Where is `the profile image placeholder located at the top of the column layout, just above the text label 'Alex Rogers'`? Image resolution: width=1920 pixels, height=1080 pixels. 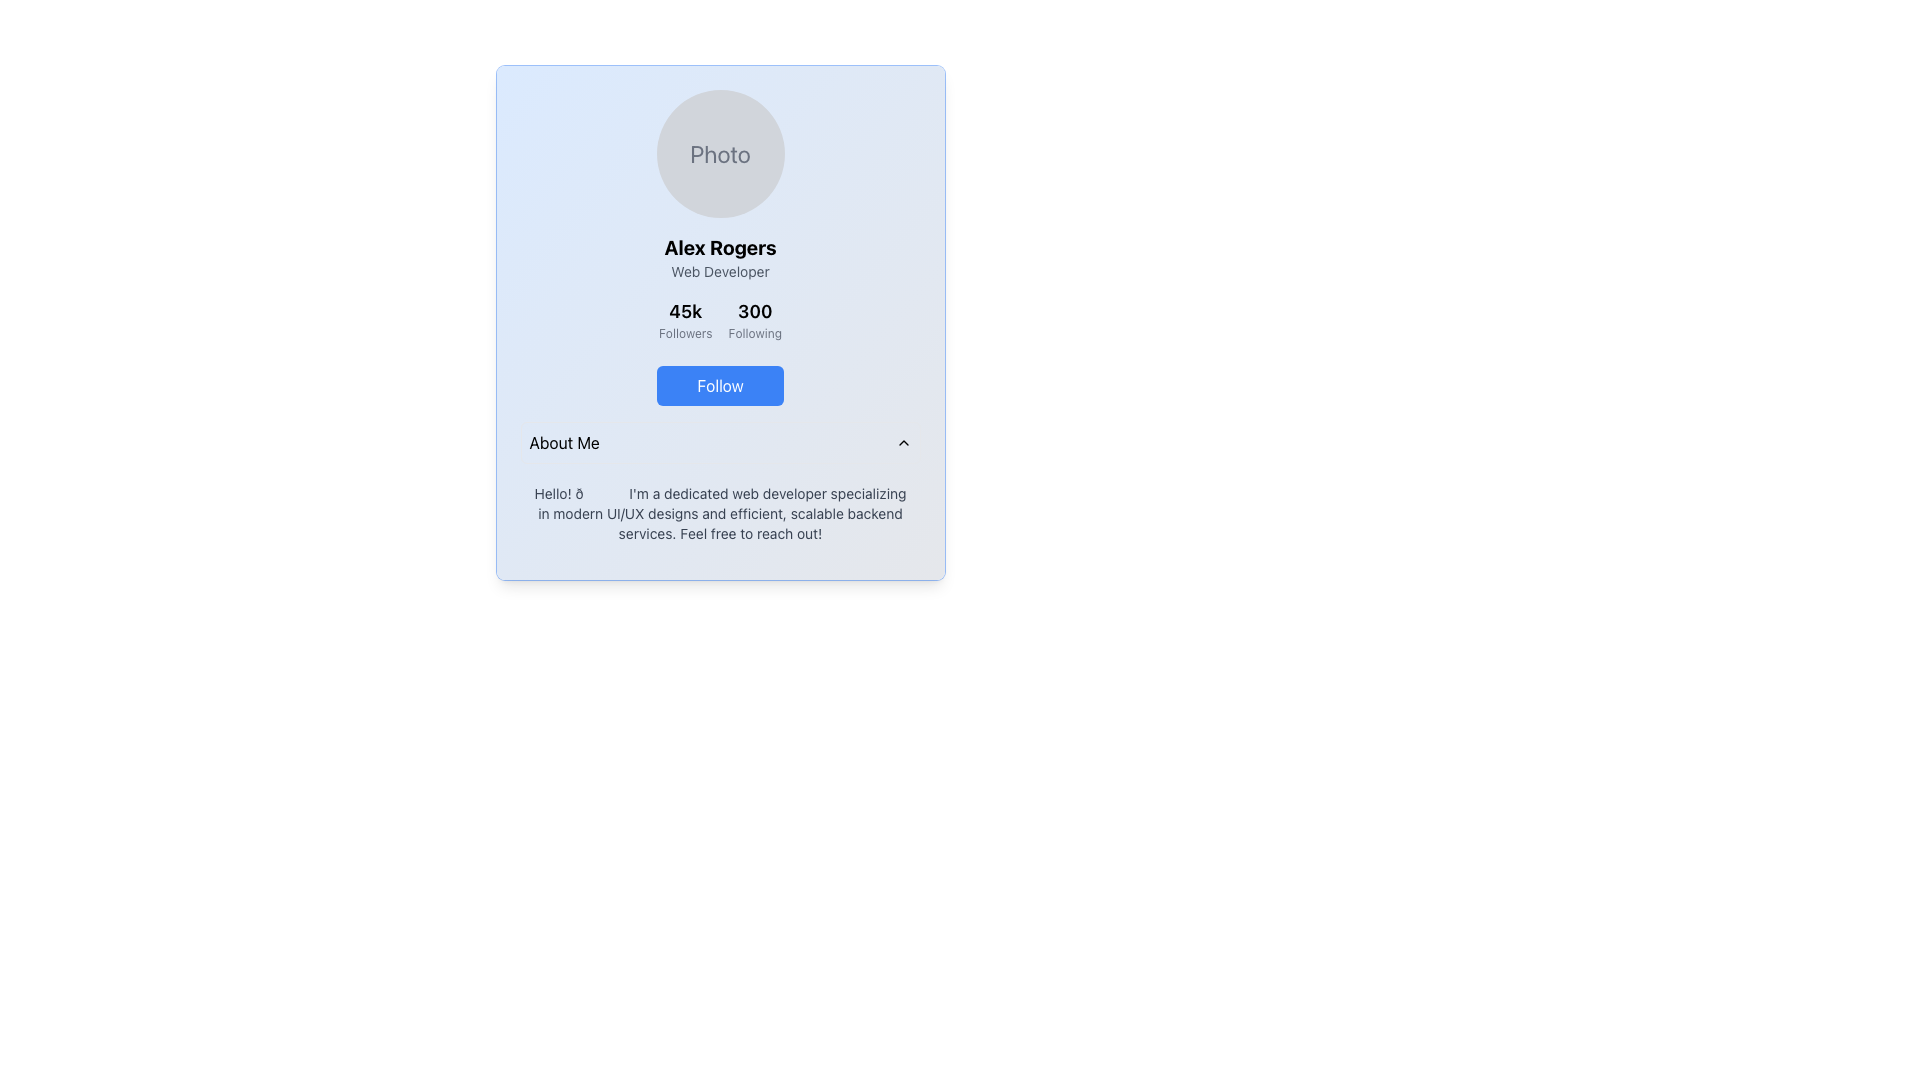
the profile image placeholder located at the top of the column layout, just above the text label 'Alex Rogers' is located at coordinates (720, 153).